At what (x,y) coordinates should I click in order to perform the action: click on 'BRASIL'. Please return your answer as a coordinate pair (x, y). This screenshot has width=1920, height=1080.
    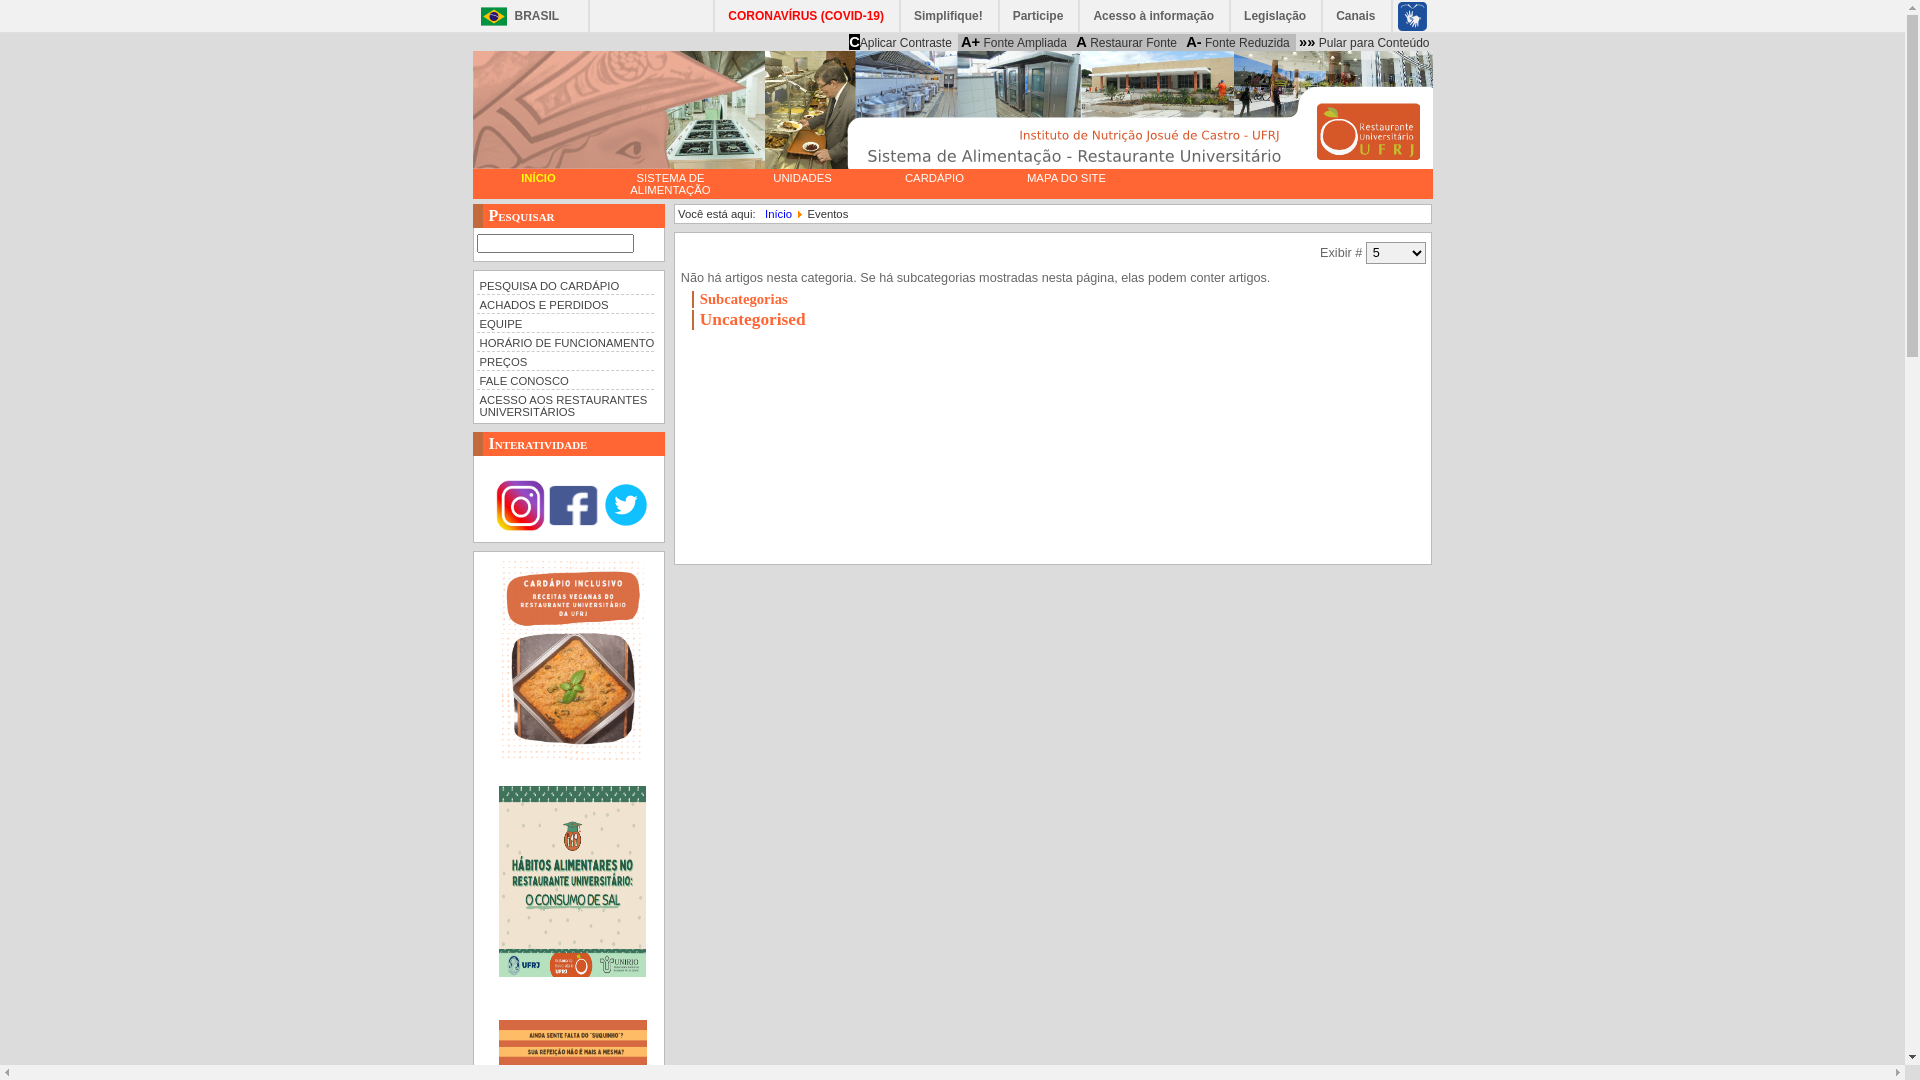
    Looking at the image, I should click on (514, 16).